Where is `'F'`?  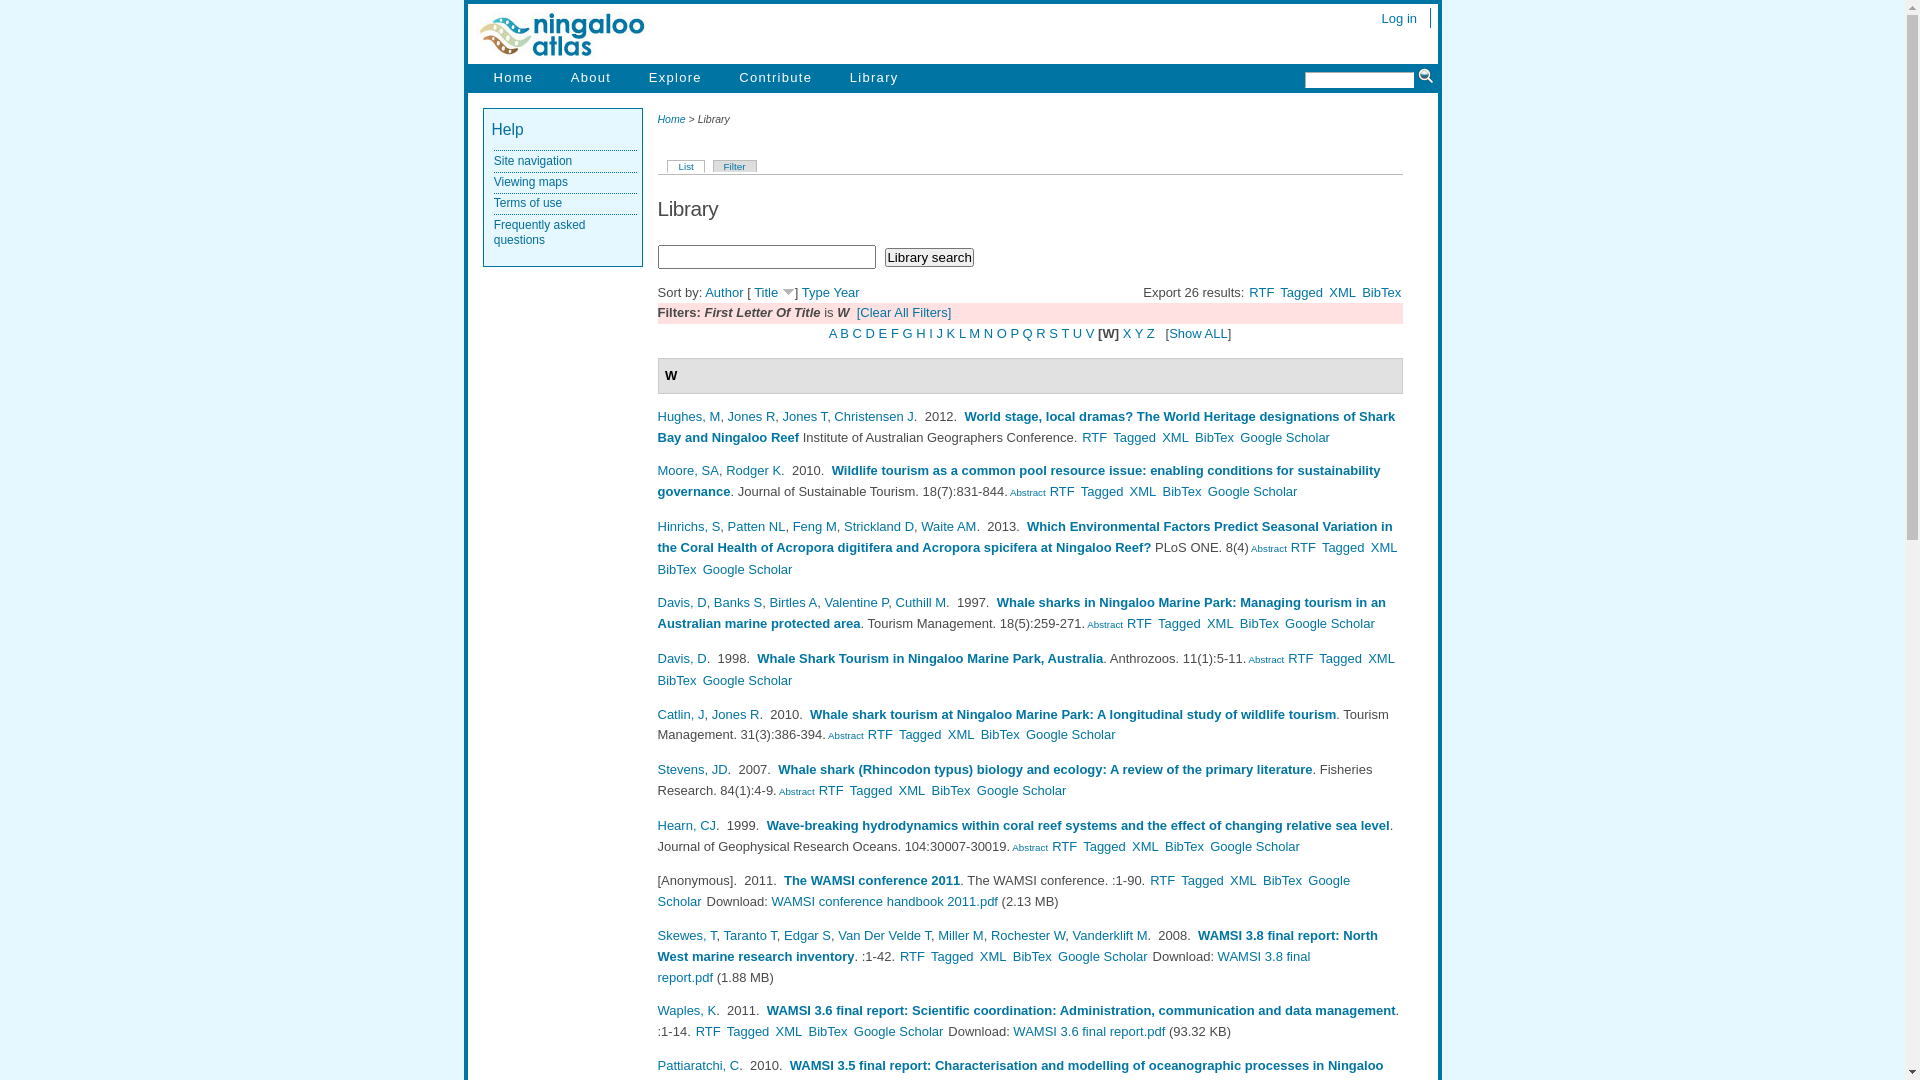
'F' is located at coordinates (890, 332).